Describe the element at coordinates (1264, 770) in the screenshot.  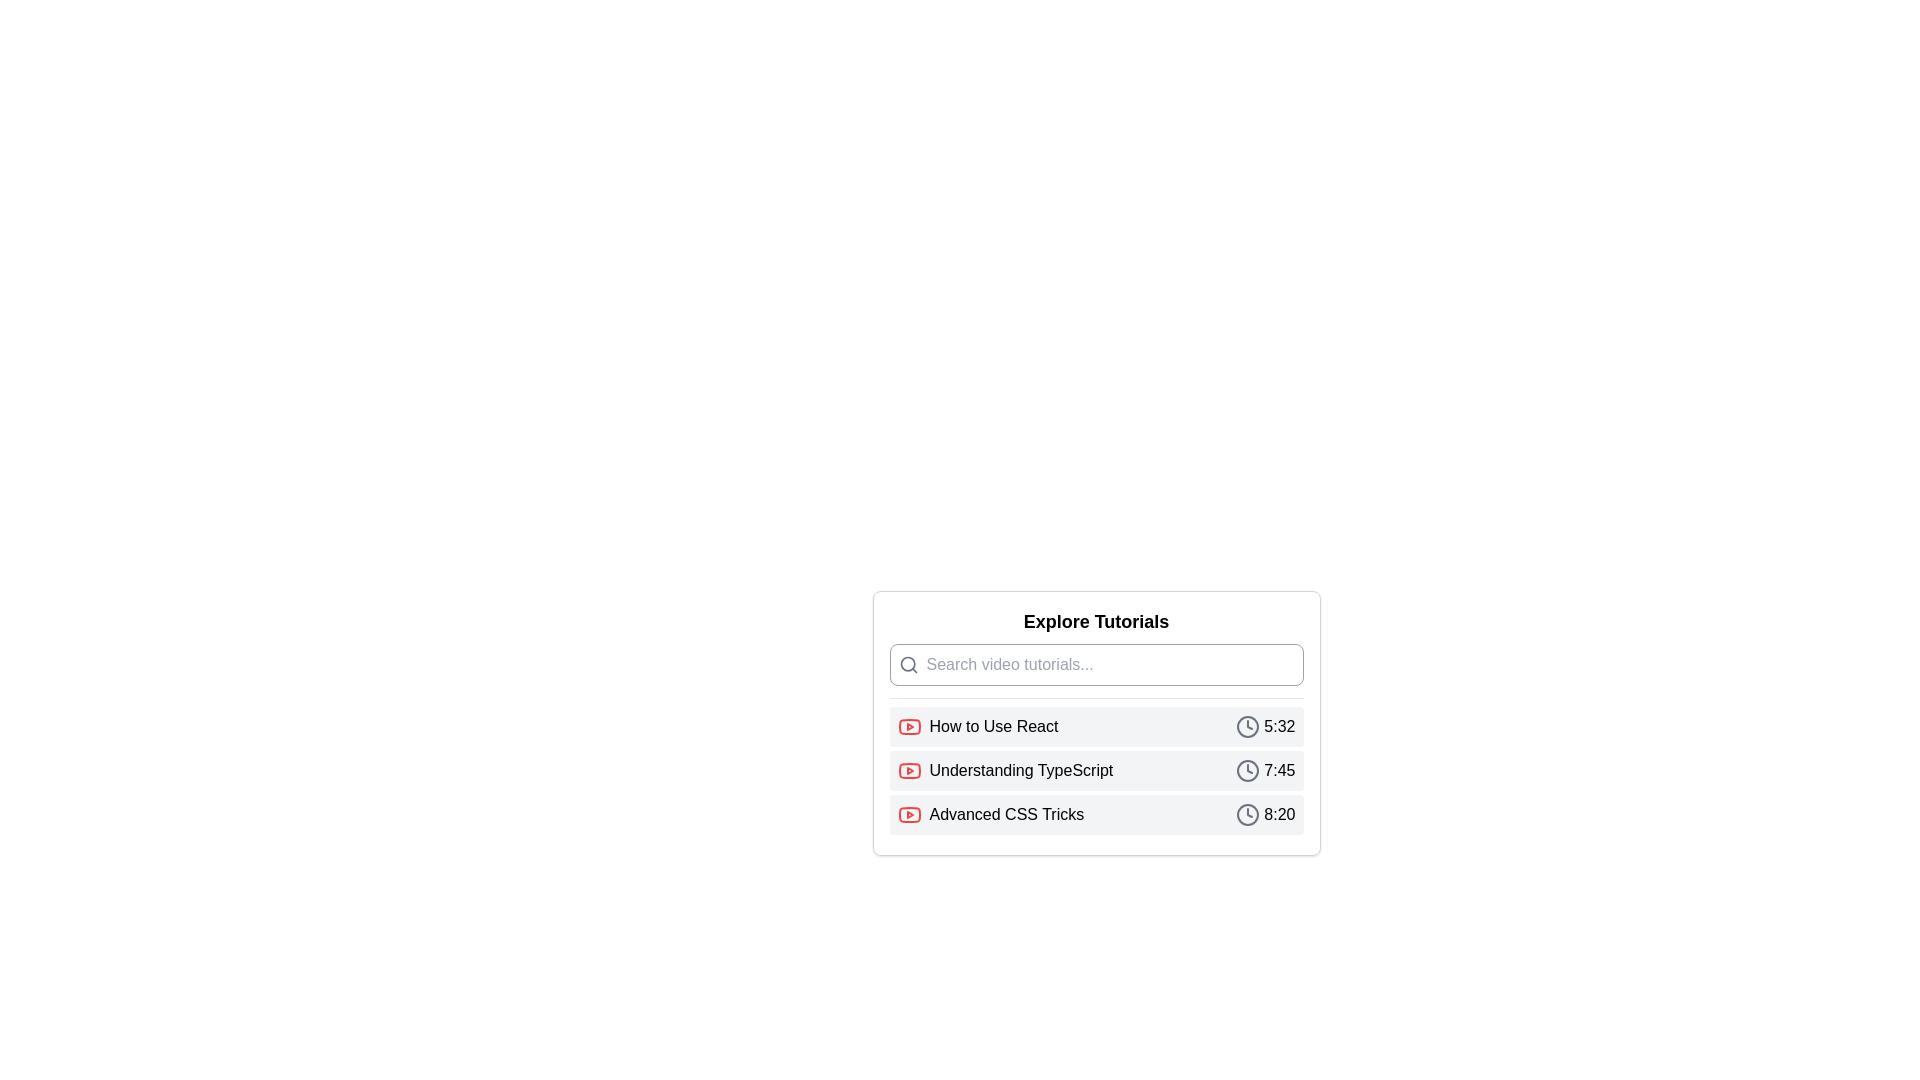
I see `the Text with icon displaying the duration of the associated video tutorial, located to the right of a clock icon and aligned with the text 'Understanding TypeScript'` at that location.